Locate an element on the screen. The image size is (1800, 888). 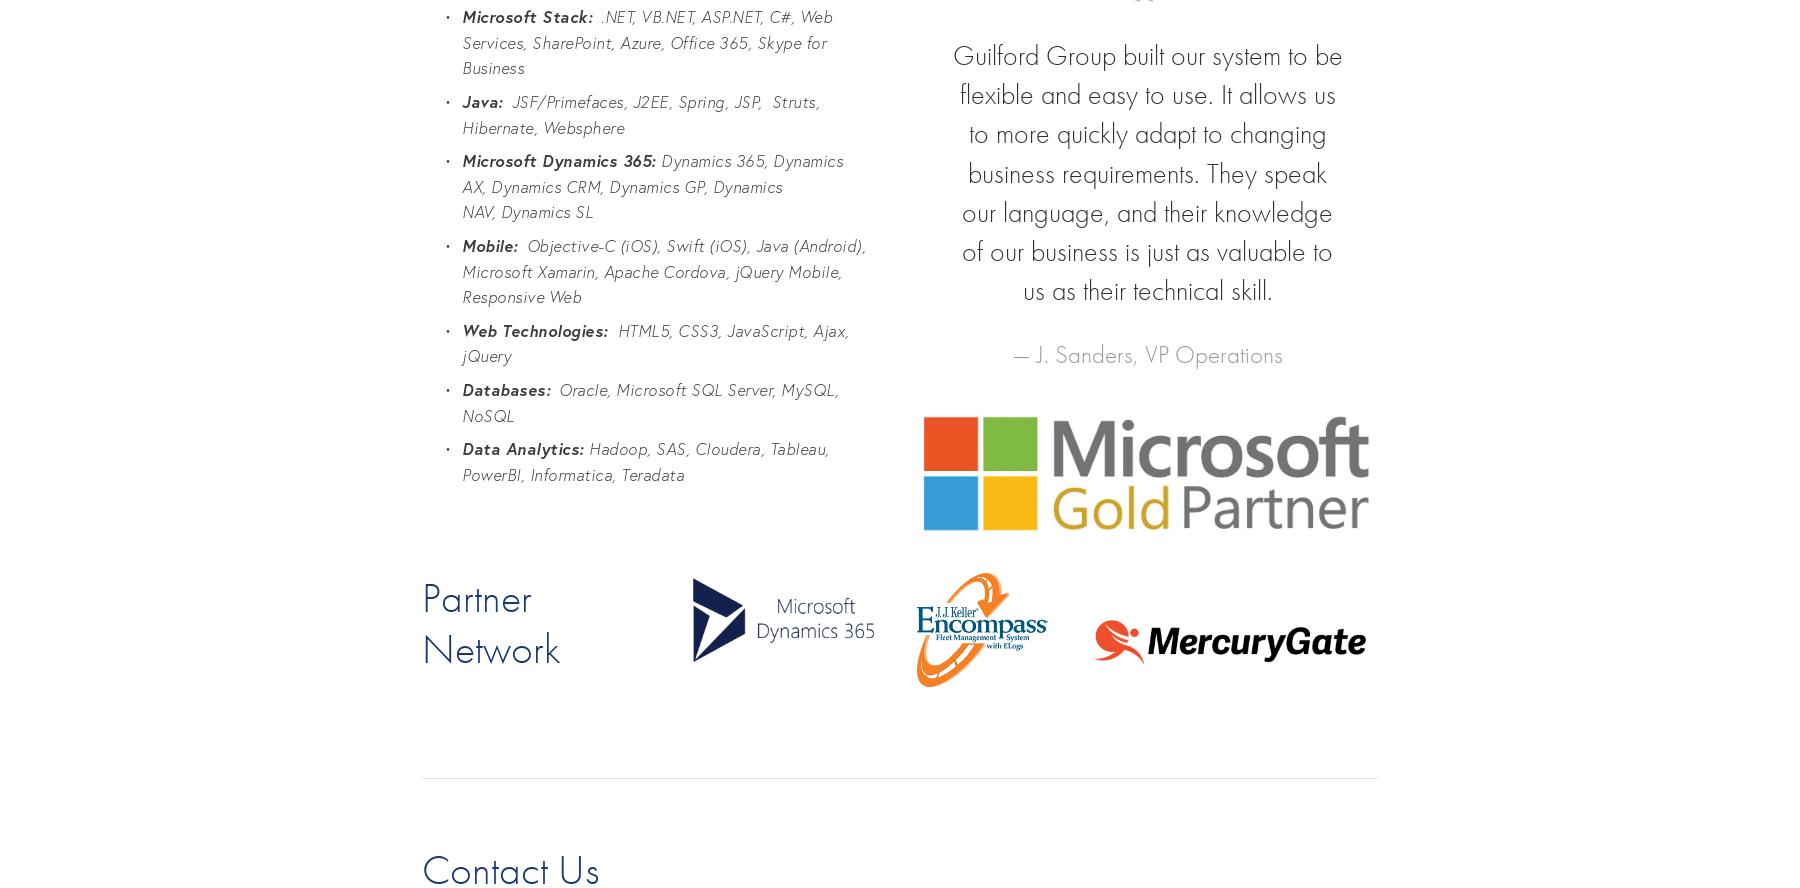
'Oracle, Microsoft SQL Server, MySQL, NoSQL' is located at coordinates (652, 400).